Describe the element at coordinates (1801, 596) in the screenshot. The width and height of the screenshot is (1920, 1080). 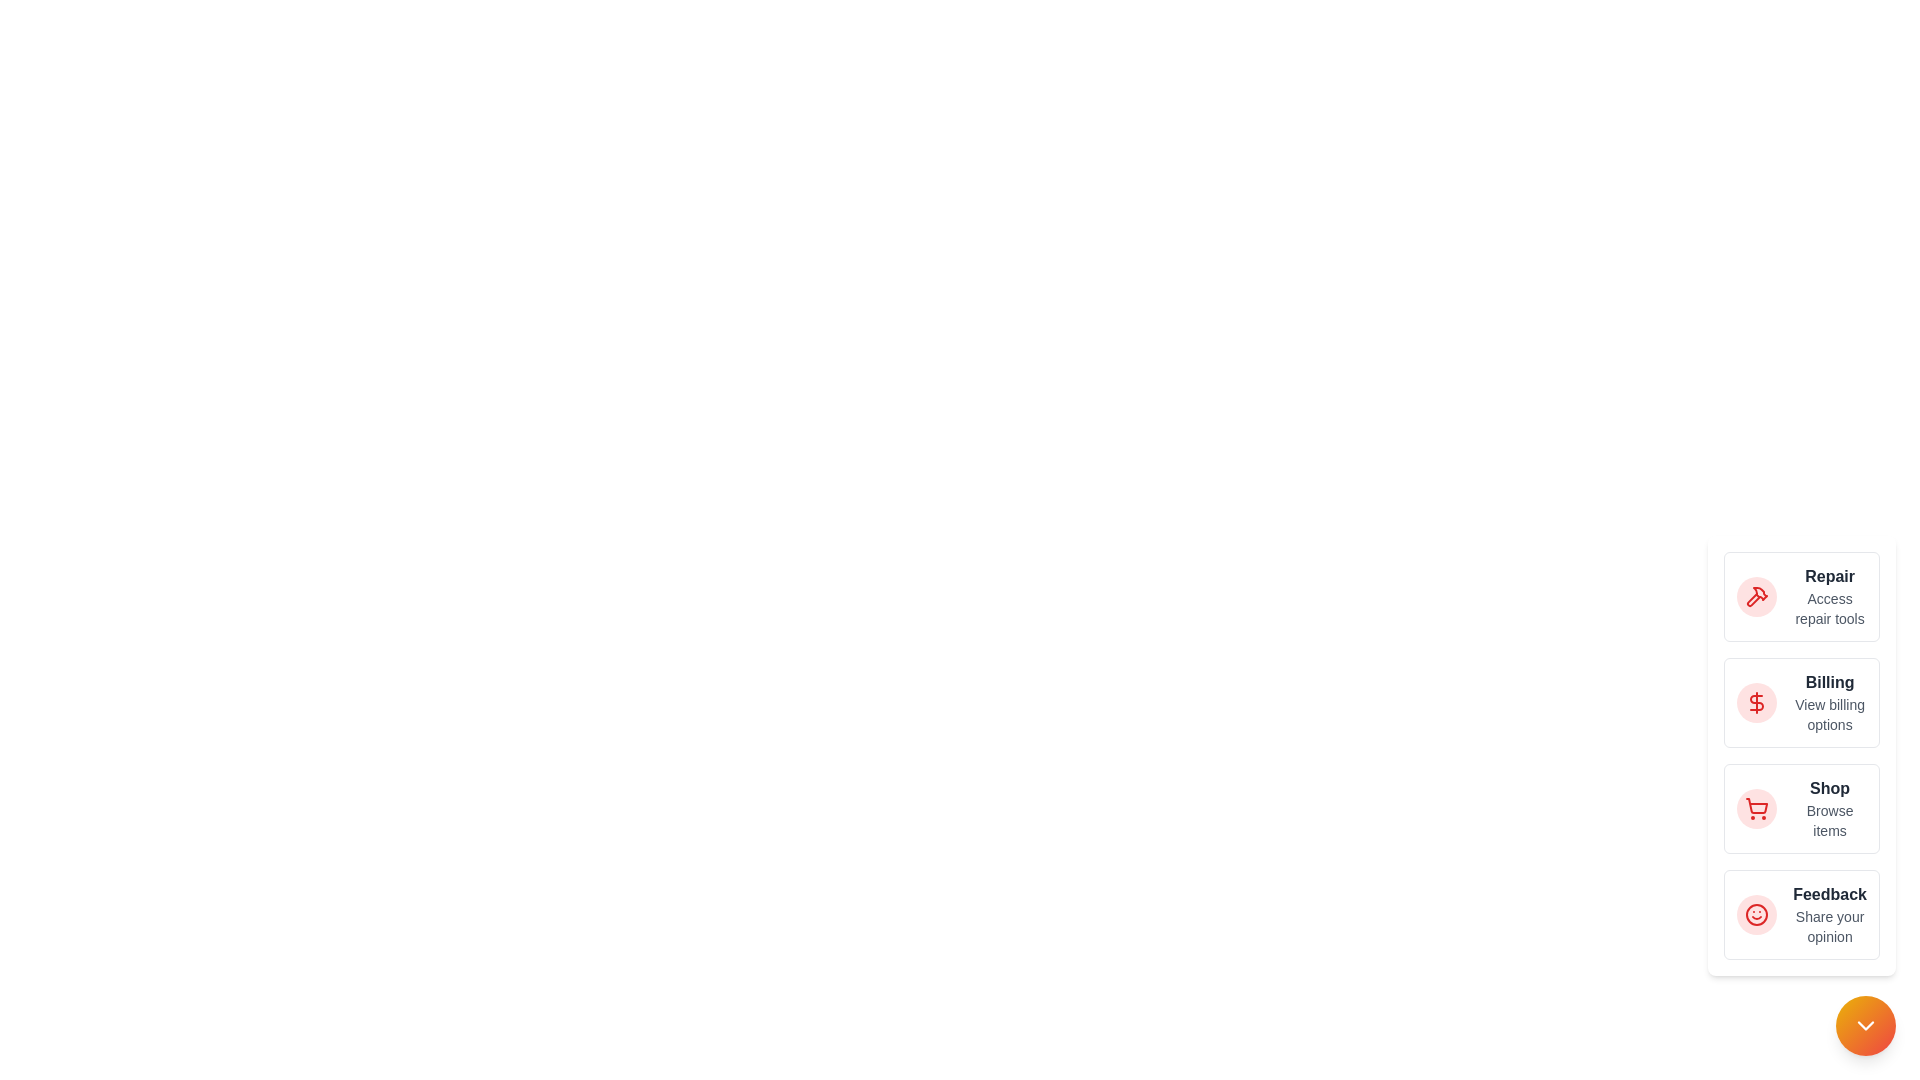
I see `the action 'Repair' from the list` at that location.